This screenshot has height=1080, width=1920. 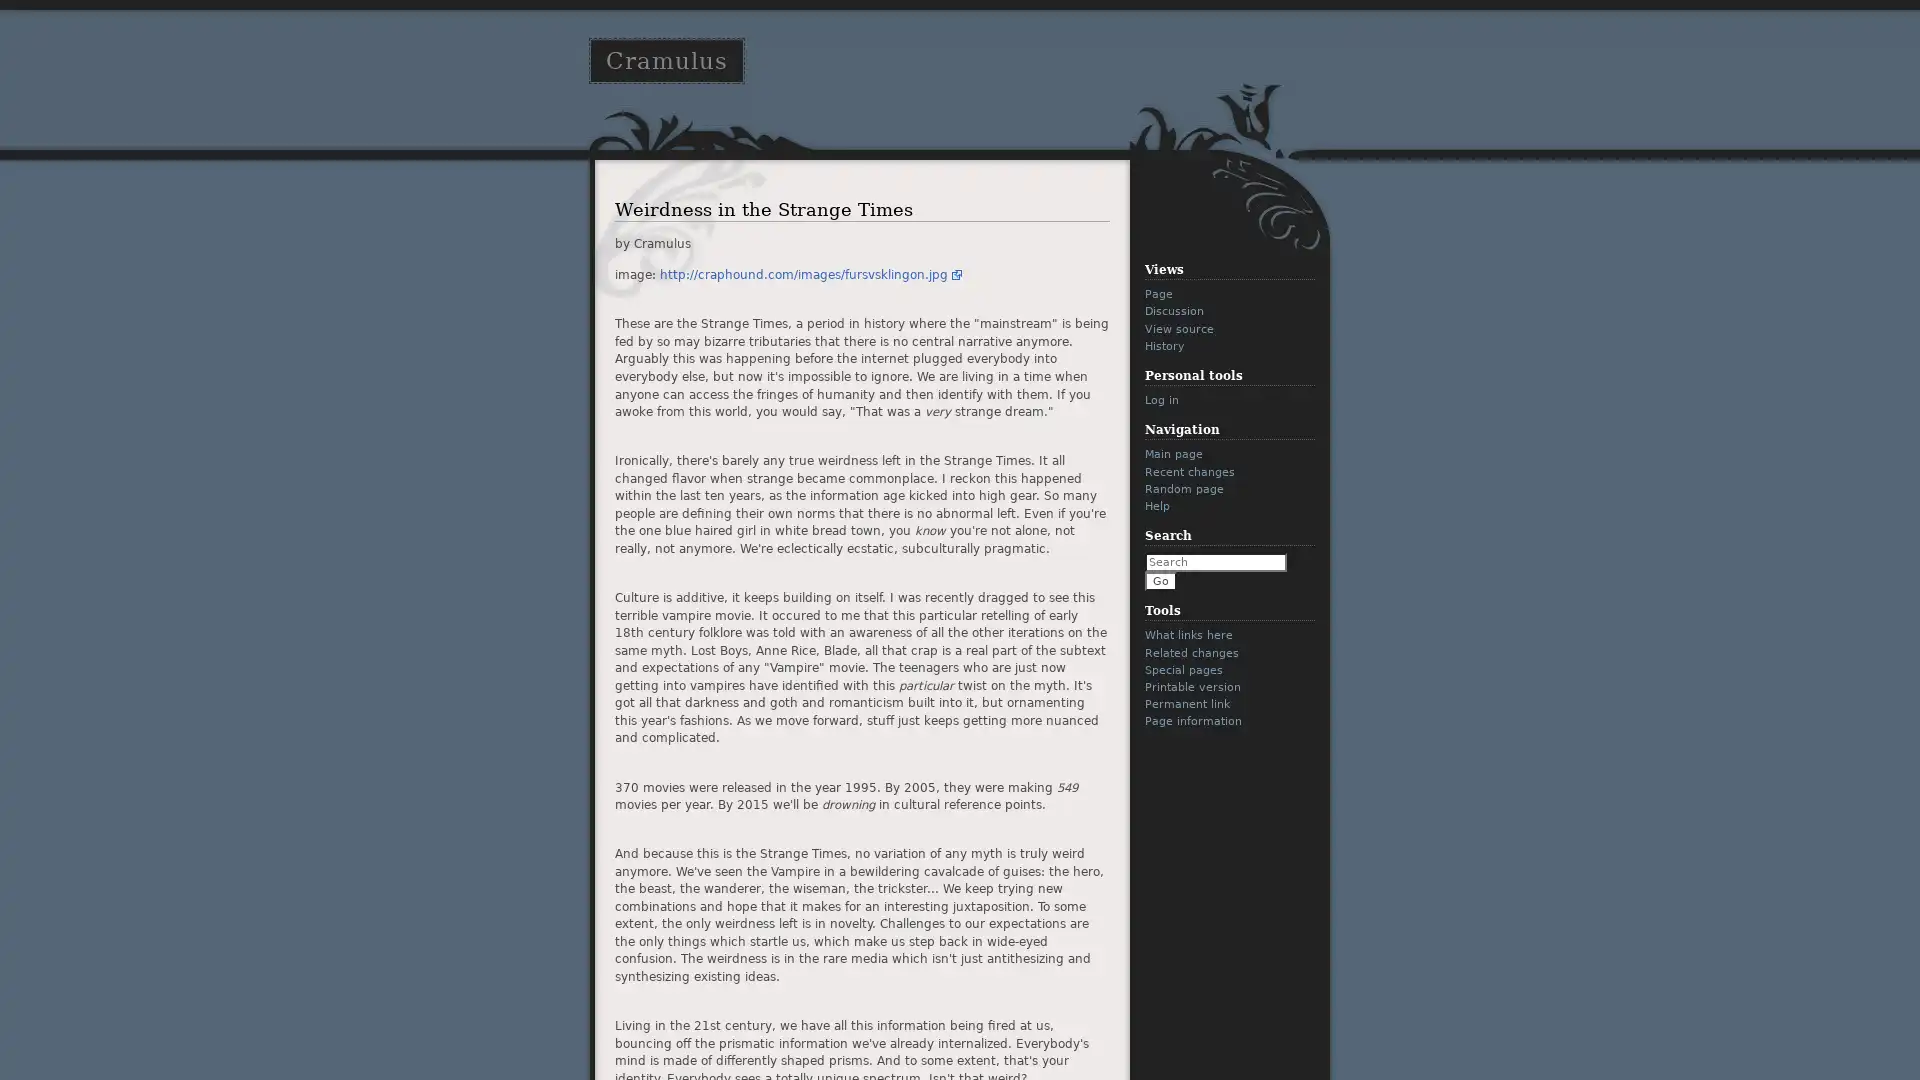 What do you see at coordinates (1161, 581) in the screenshot?
I see `Go` at bounding box center [1161, 581].